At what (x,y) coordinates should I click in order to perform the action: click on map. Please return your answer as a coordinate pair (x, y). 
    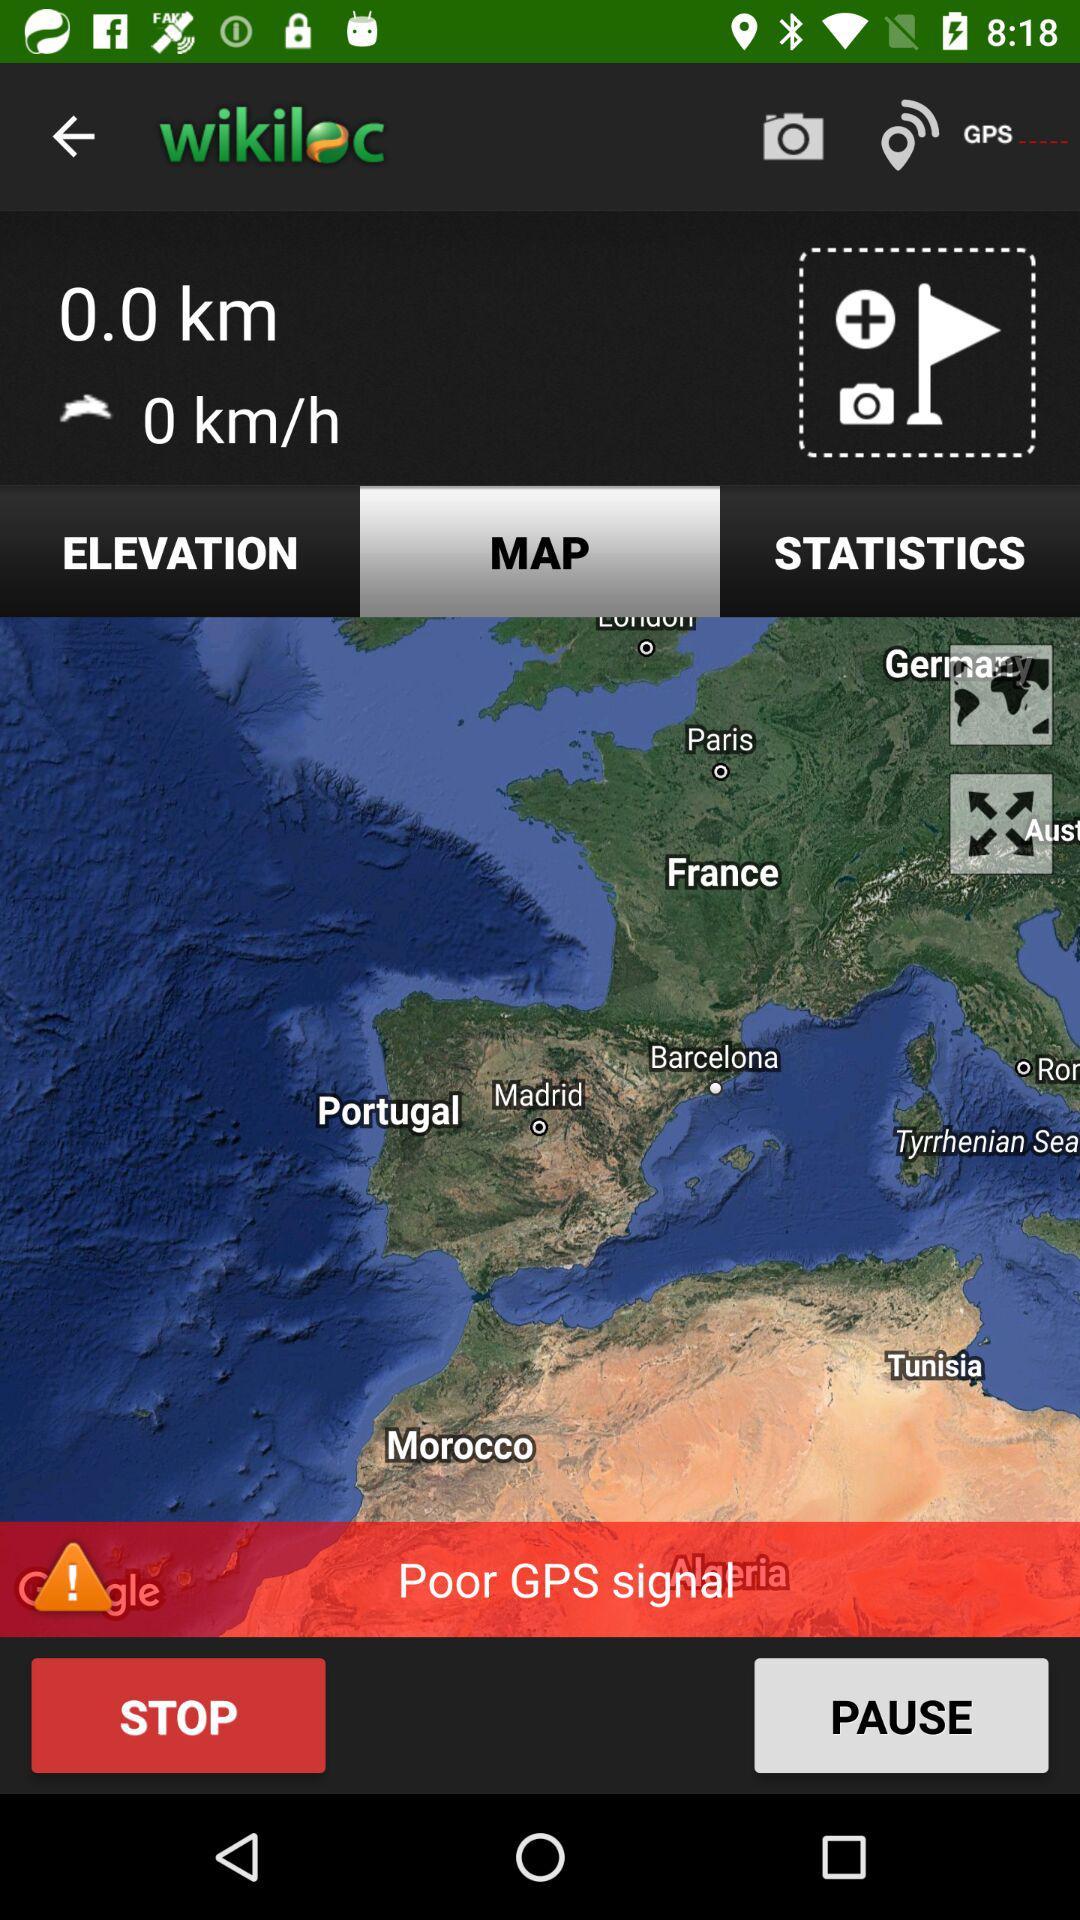
    Looking at the image, I should click on (540, 551).